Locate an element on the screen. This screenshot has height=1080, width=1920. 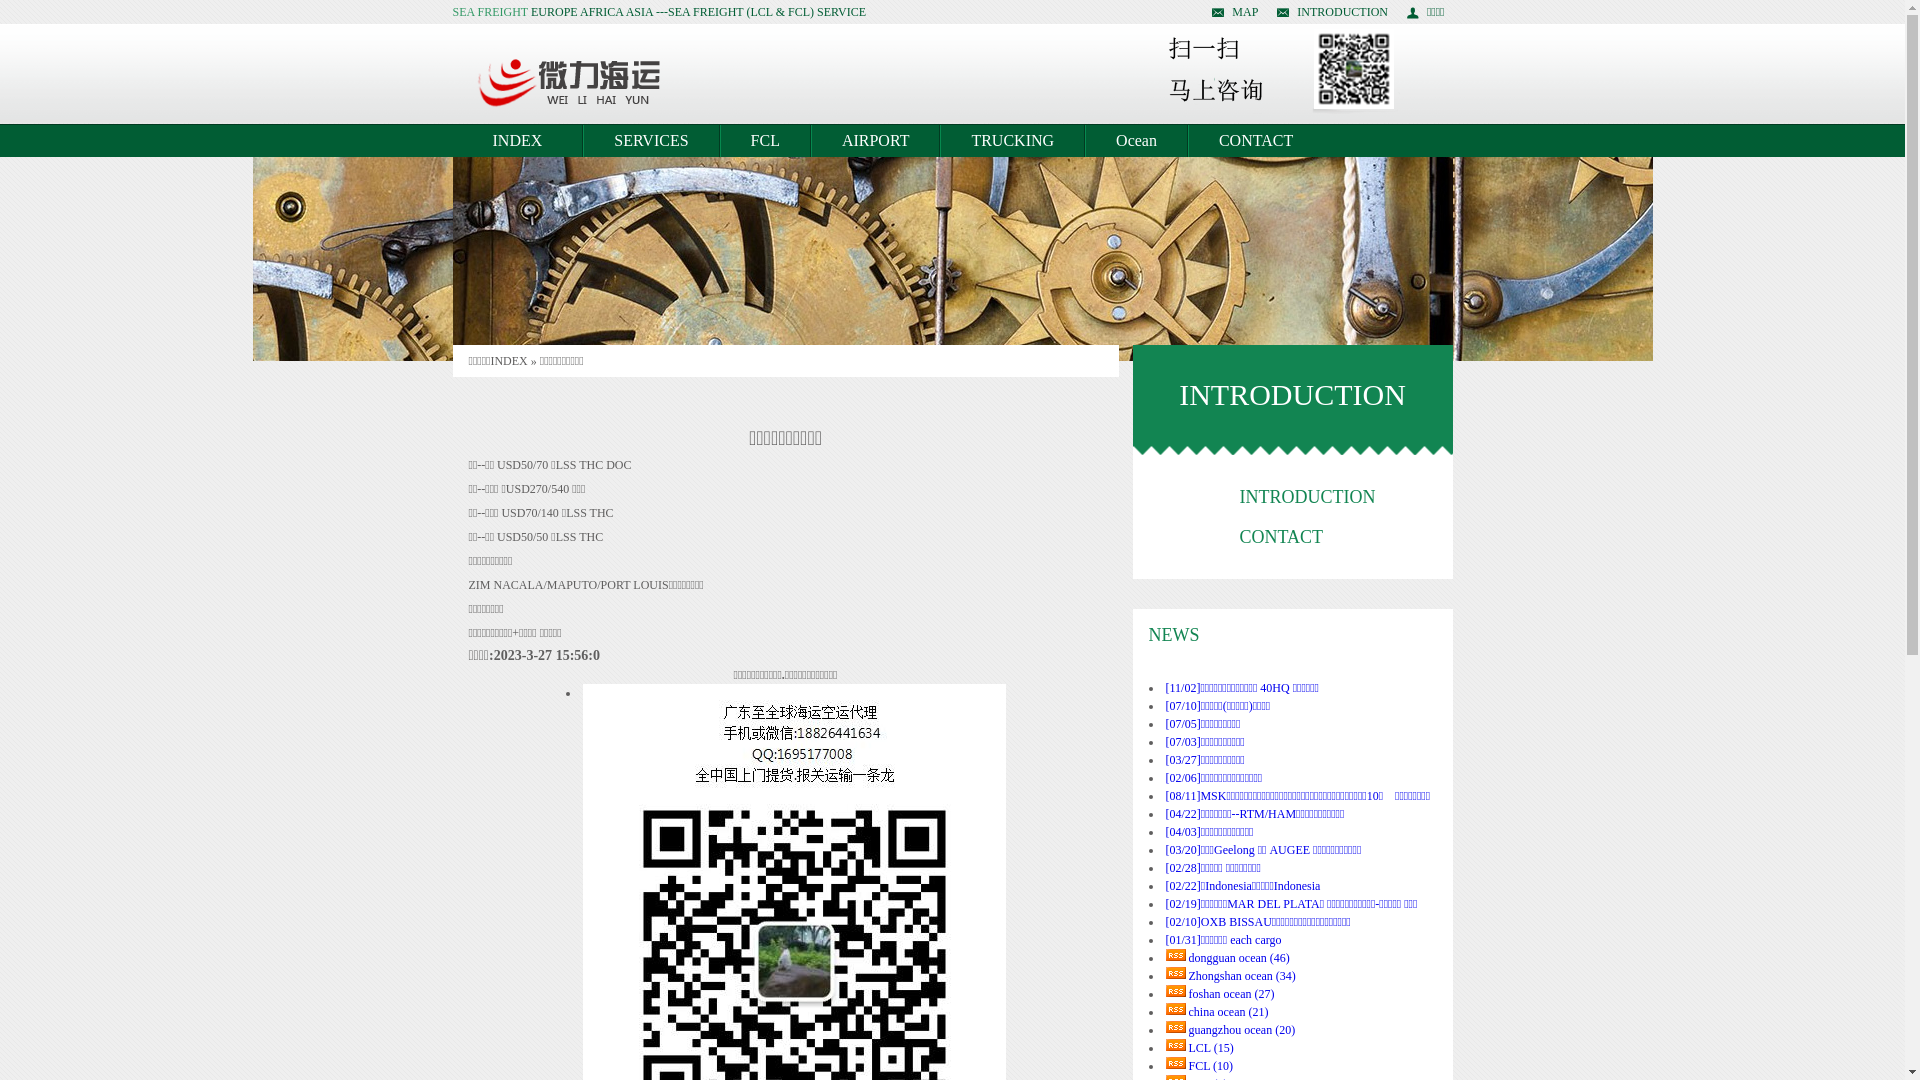
'INDEX' is located at coordinates (450, 140).